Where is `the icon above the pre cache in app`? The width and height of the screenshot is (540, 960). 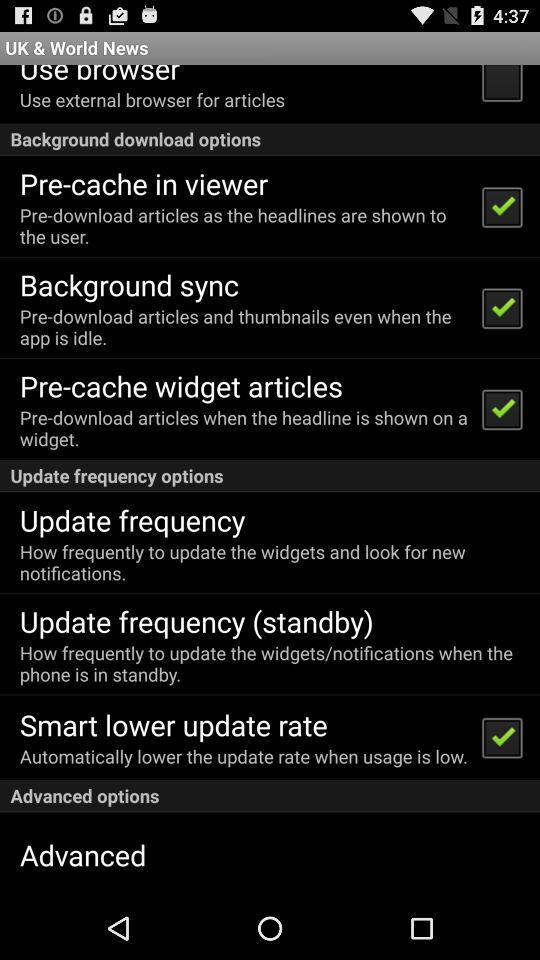 the icon above the pre cache in app is located at coordinates (270, 138).